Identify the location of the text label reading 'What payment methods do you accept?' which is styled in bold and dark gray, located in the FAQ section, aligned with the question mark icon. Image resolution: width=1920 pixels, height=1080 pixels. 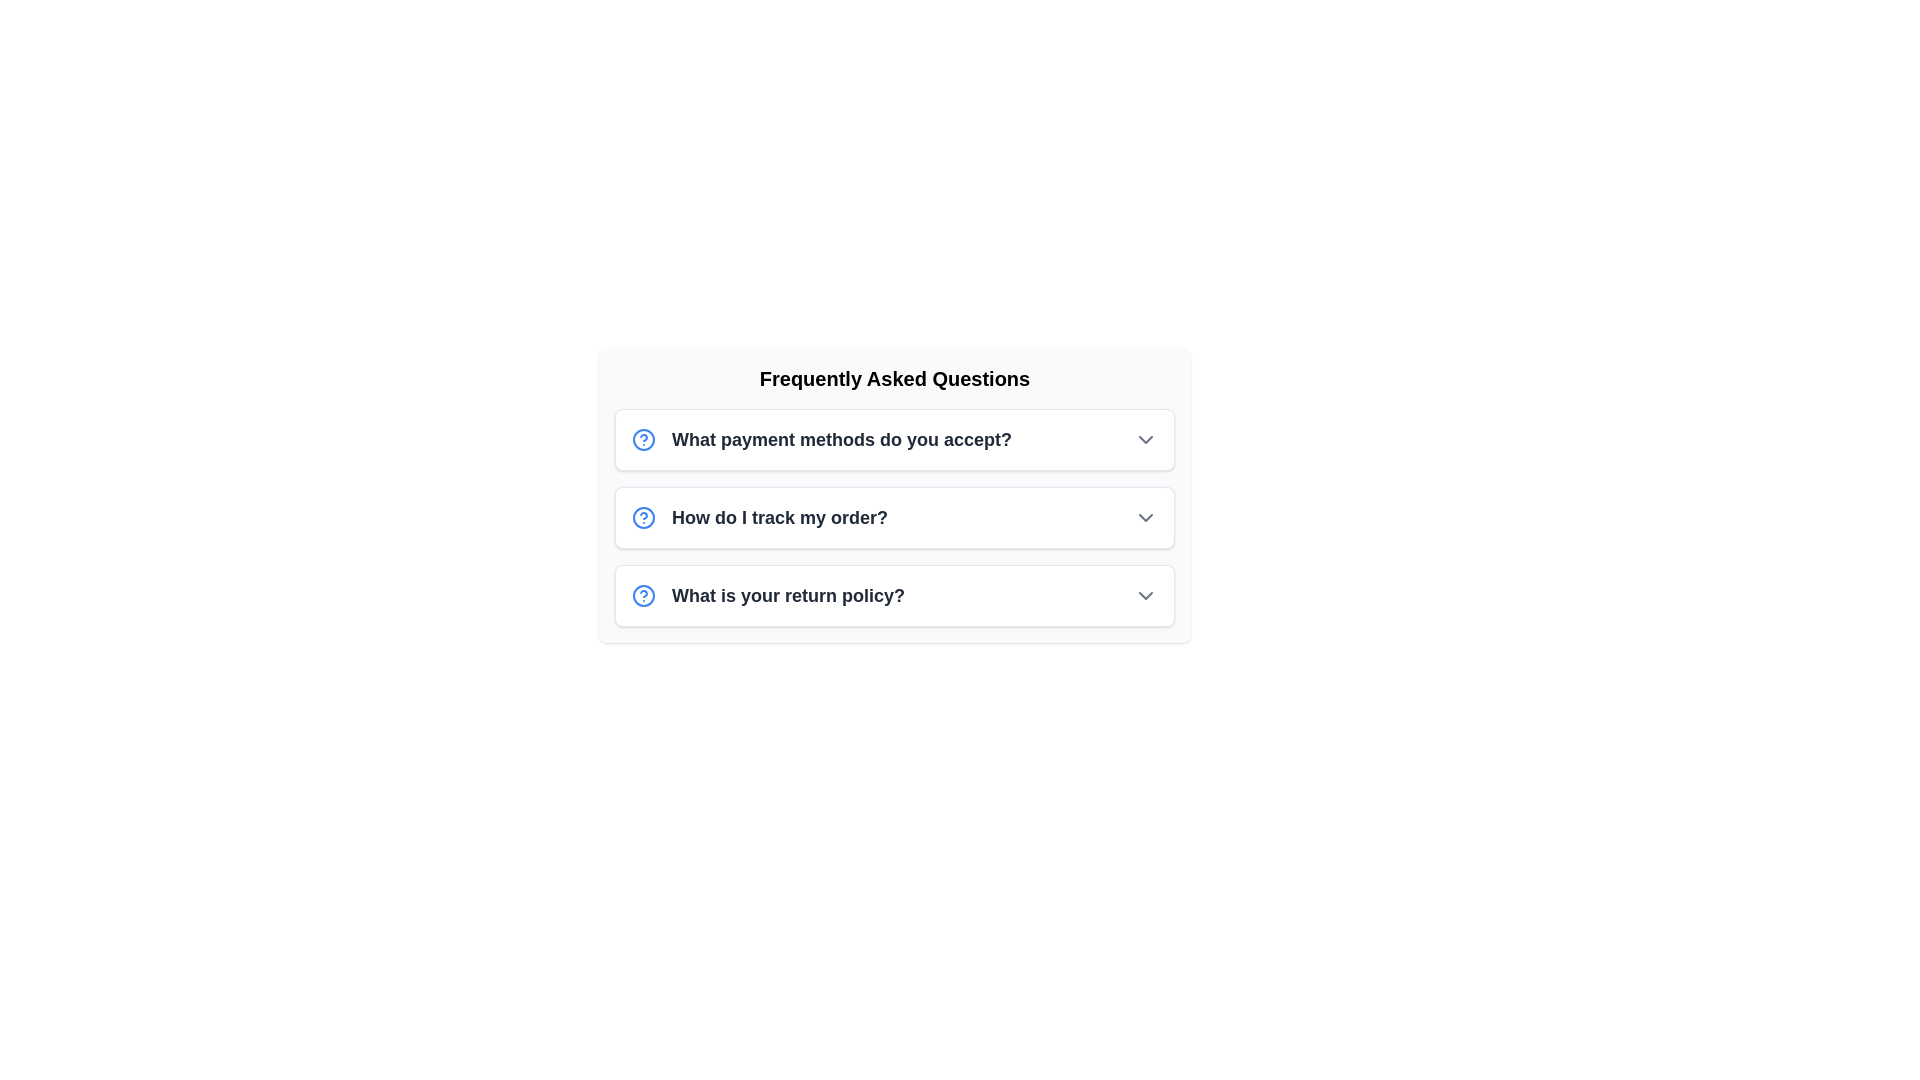
(842, 438).